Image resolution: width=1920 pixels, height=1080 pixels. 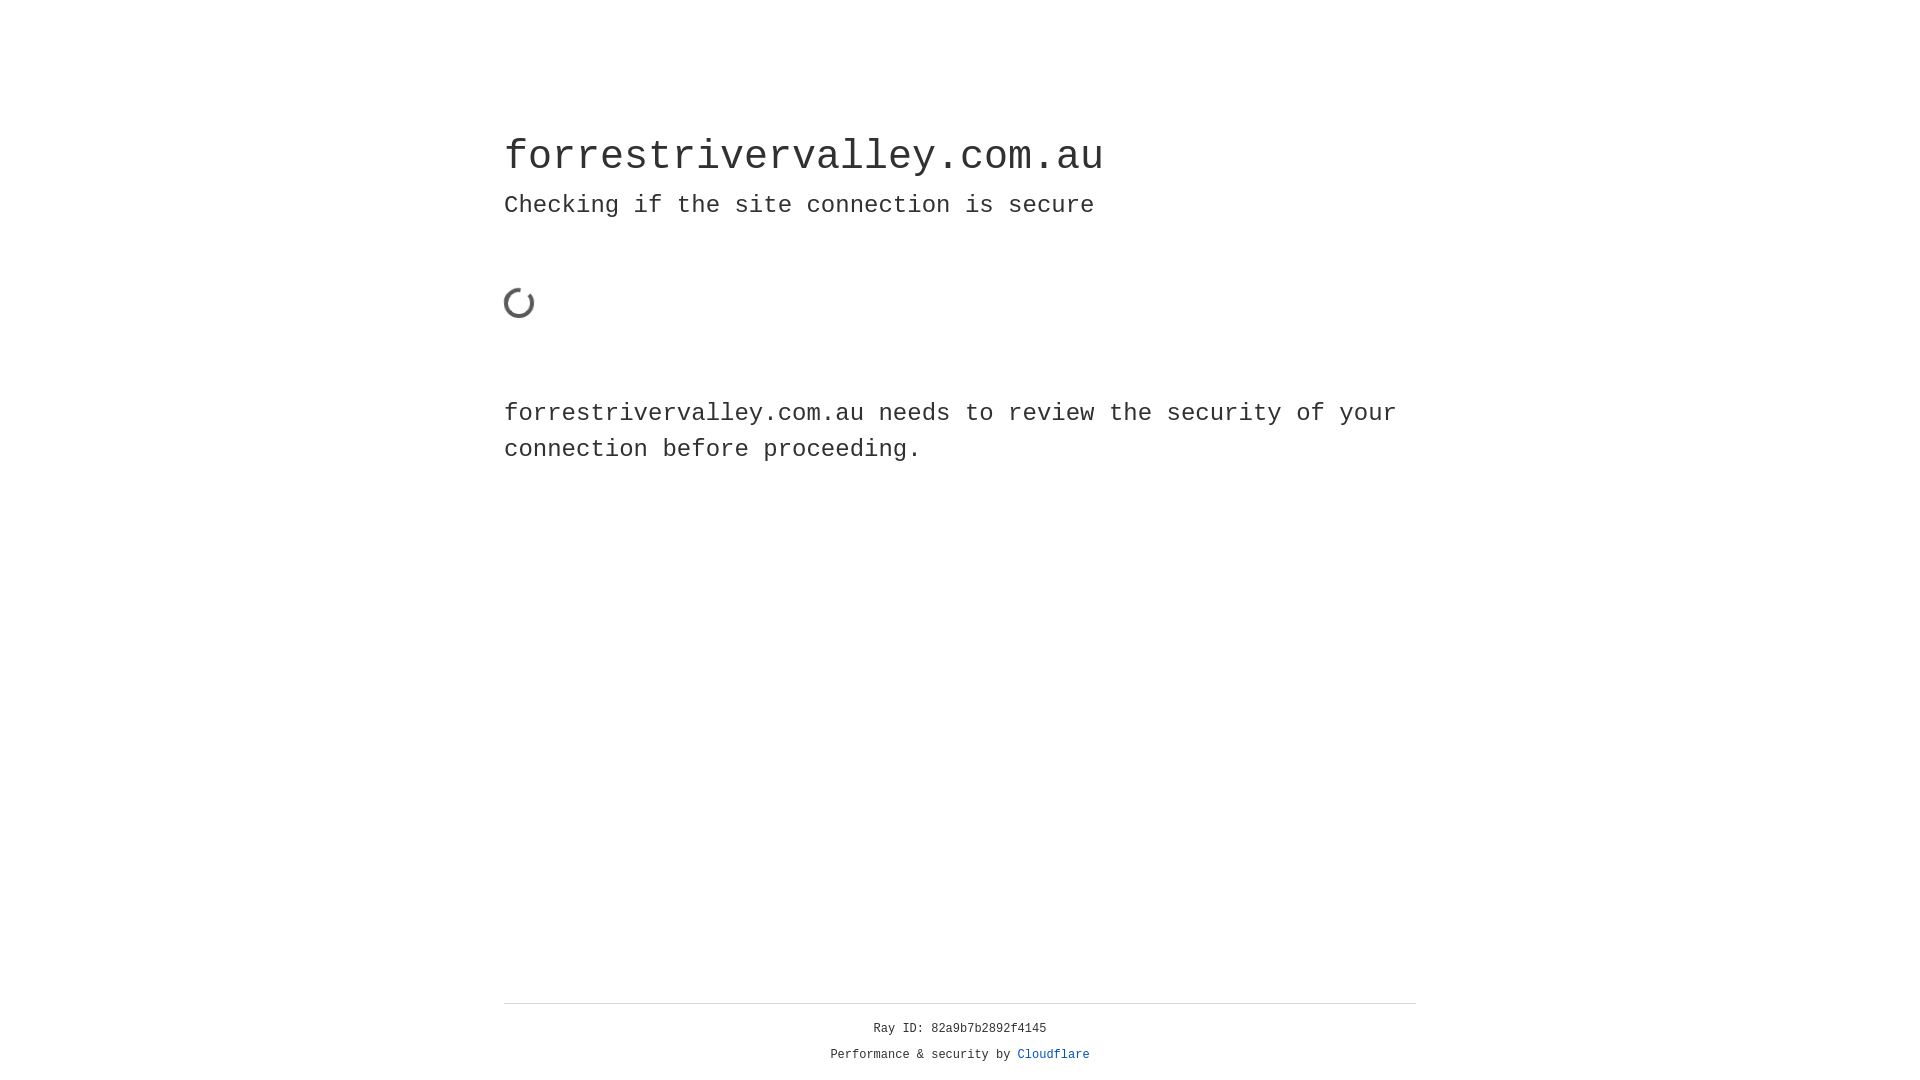 What do you see at coordinates (1017, 1054) in the screenshot?
I see `'Cloudflare'` at bounding box center [1017, 1054].